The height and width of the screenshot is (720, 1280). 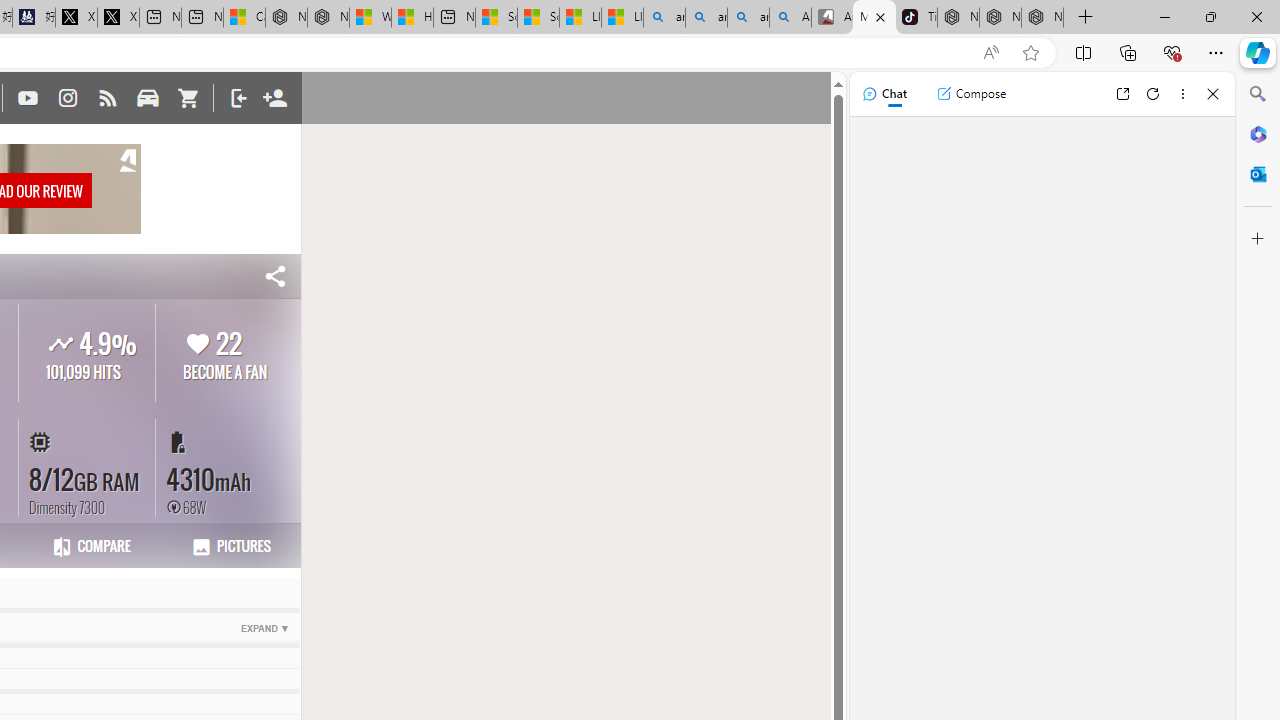 What do you see at coordinates (747, 17) in the screenshot?
I see `'amazon - Search Images'` at bounding box center [747, 17].